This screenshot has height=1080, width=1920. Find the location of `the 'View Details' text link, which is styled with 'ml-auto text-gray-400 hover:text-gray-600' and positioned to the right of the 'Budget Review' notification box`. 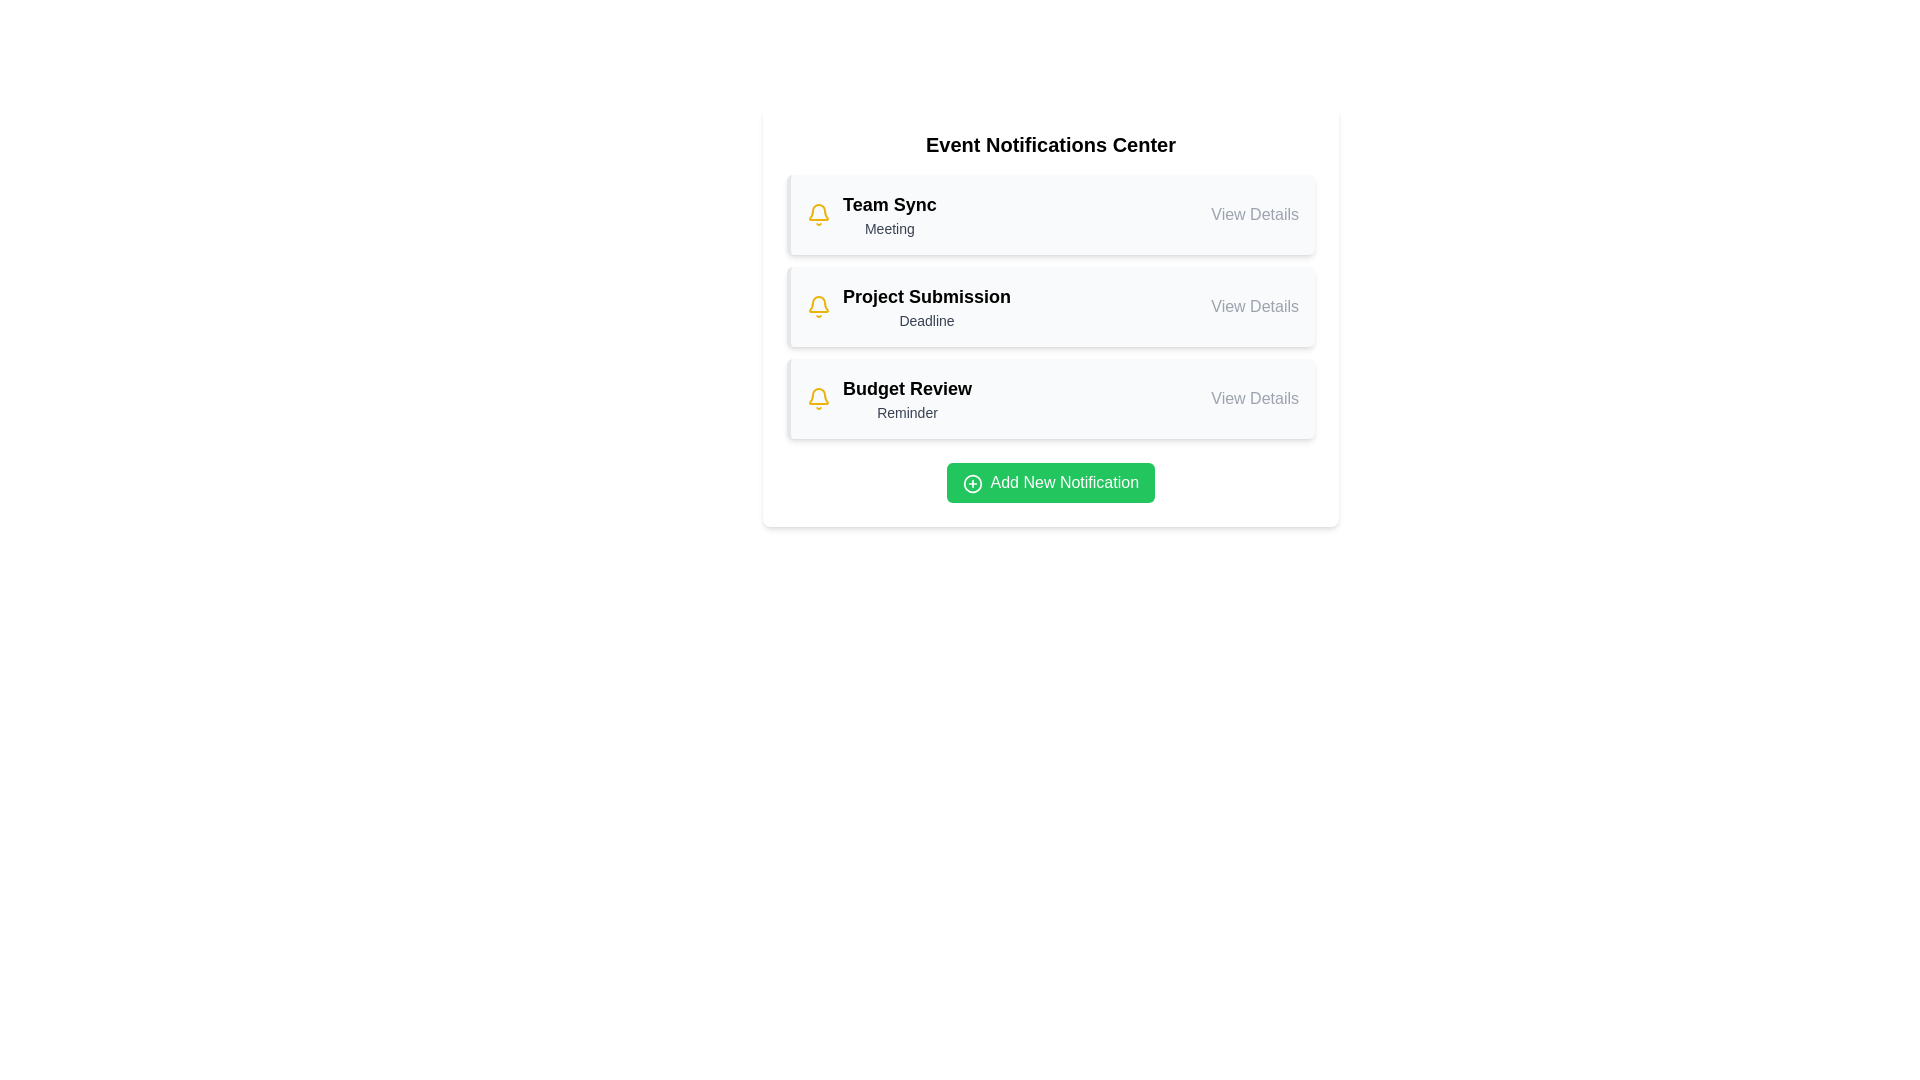

the 'View Details' text link, which is styled with 'ml-auto text-gray-400 hover:text-gray-600' and positioned to the right of the 'Budget Review' notification box is located at coordinates (1254, 398).